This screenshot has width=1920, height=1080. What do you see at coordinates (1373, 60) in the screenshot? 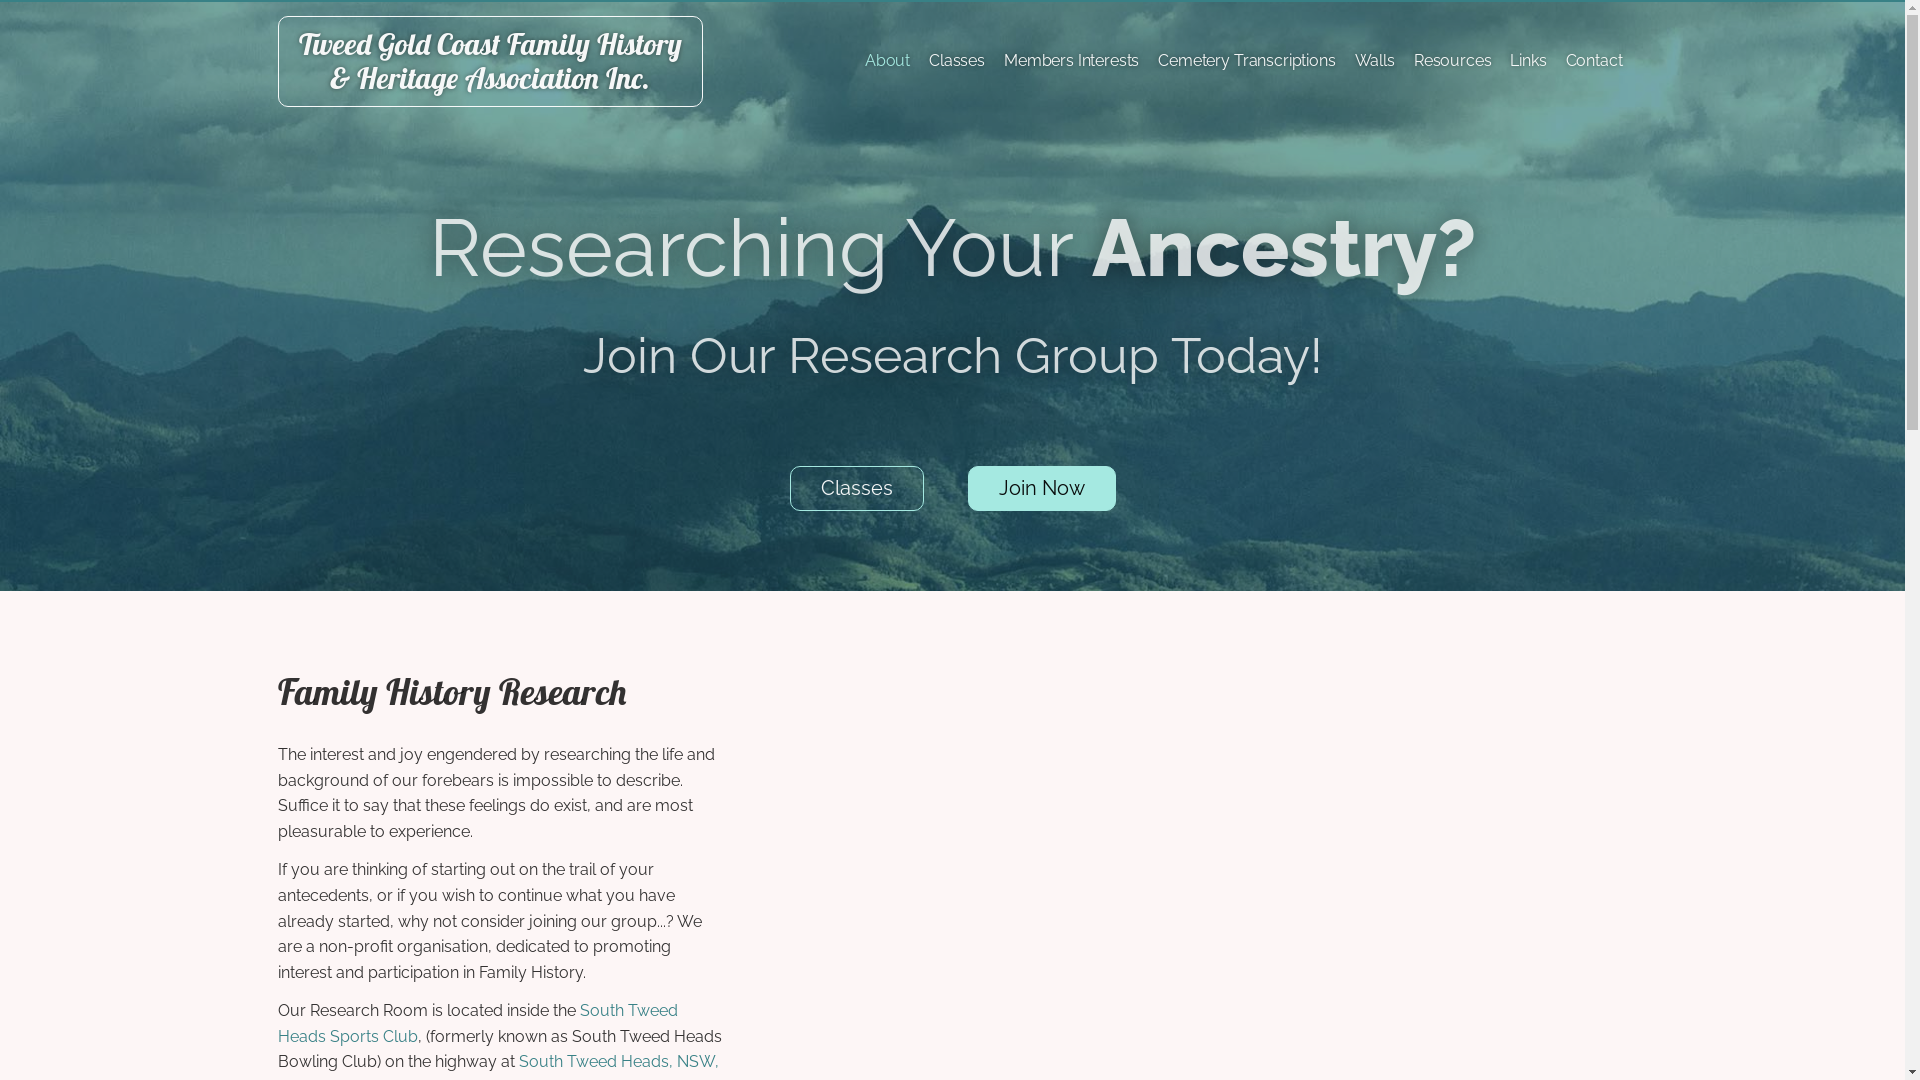
I see `'Walls'` at bounding box center [1373, 60].